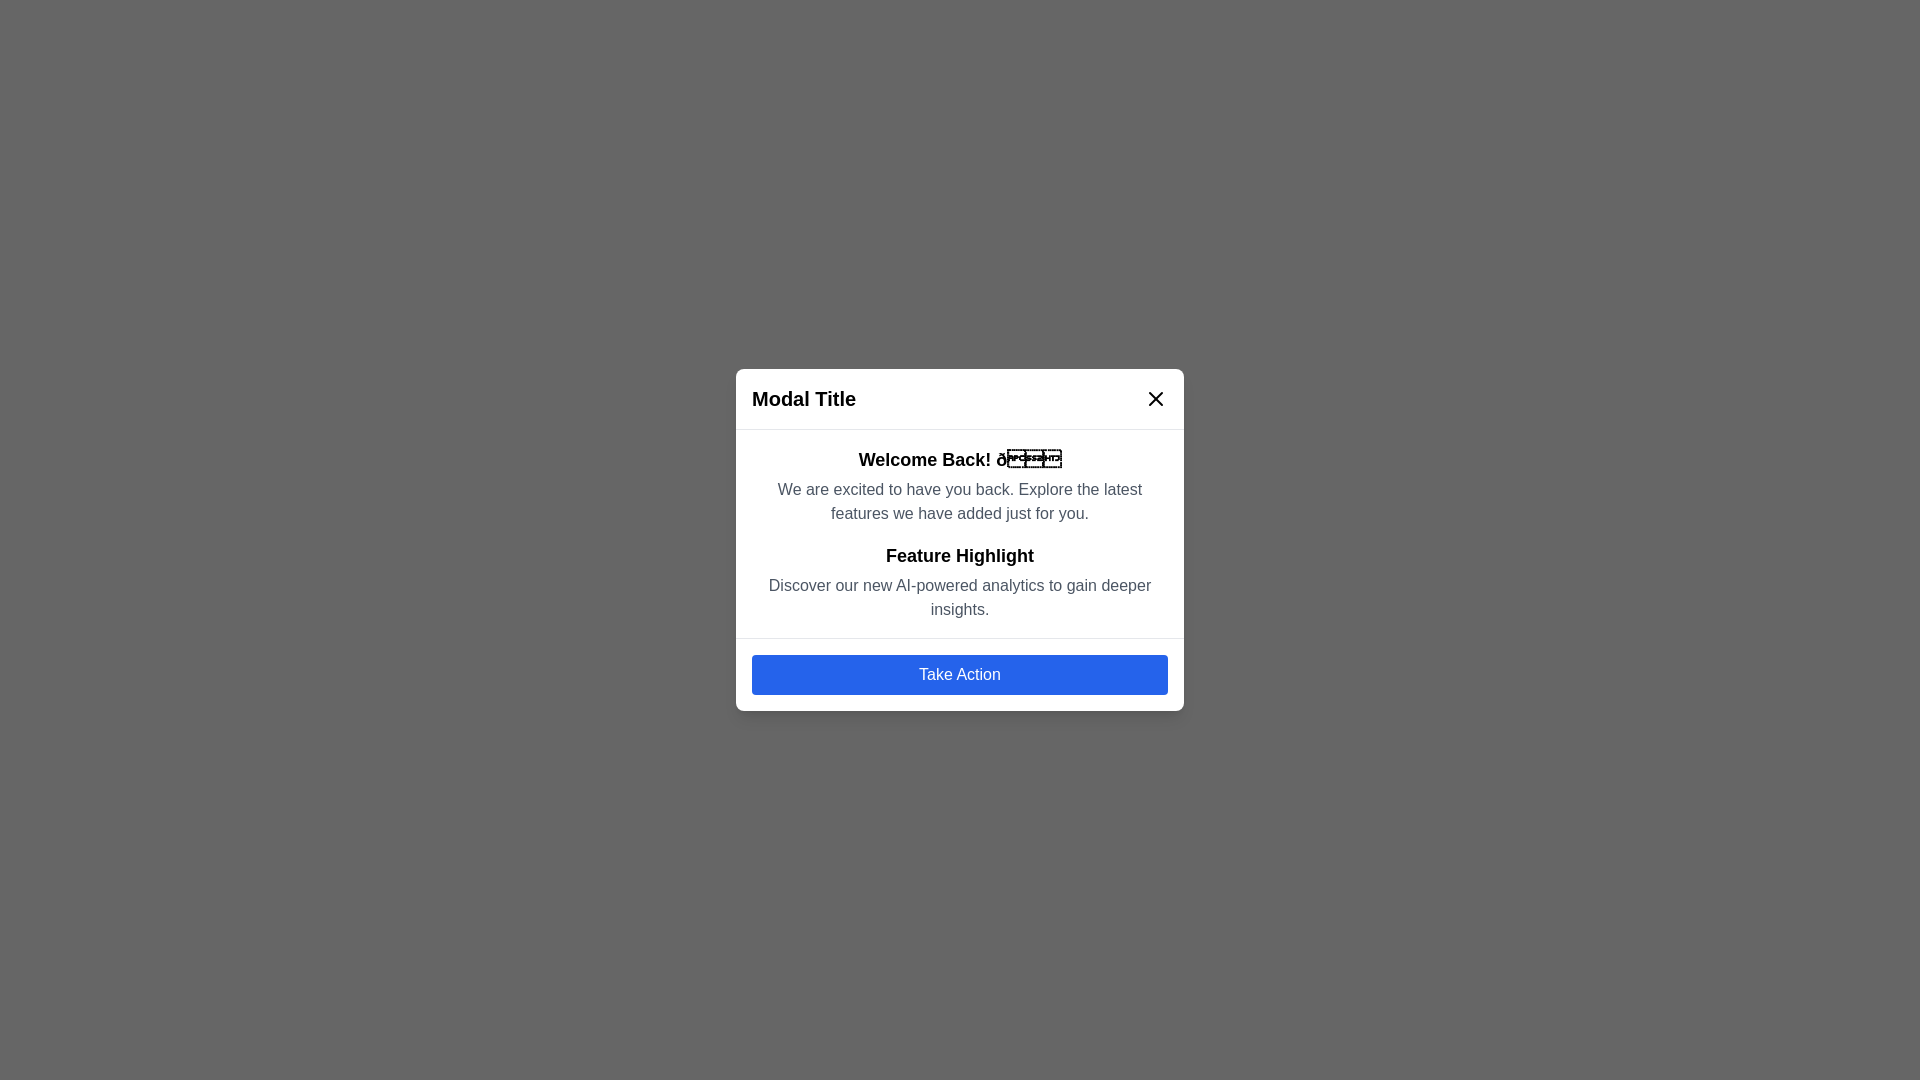 The height and width of the screenshot is (1080, 1920). I want to click on the close icon in the top-right corner of the modal window titled 'Modal Title', so click(1156, 398).